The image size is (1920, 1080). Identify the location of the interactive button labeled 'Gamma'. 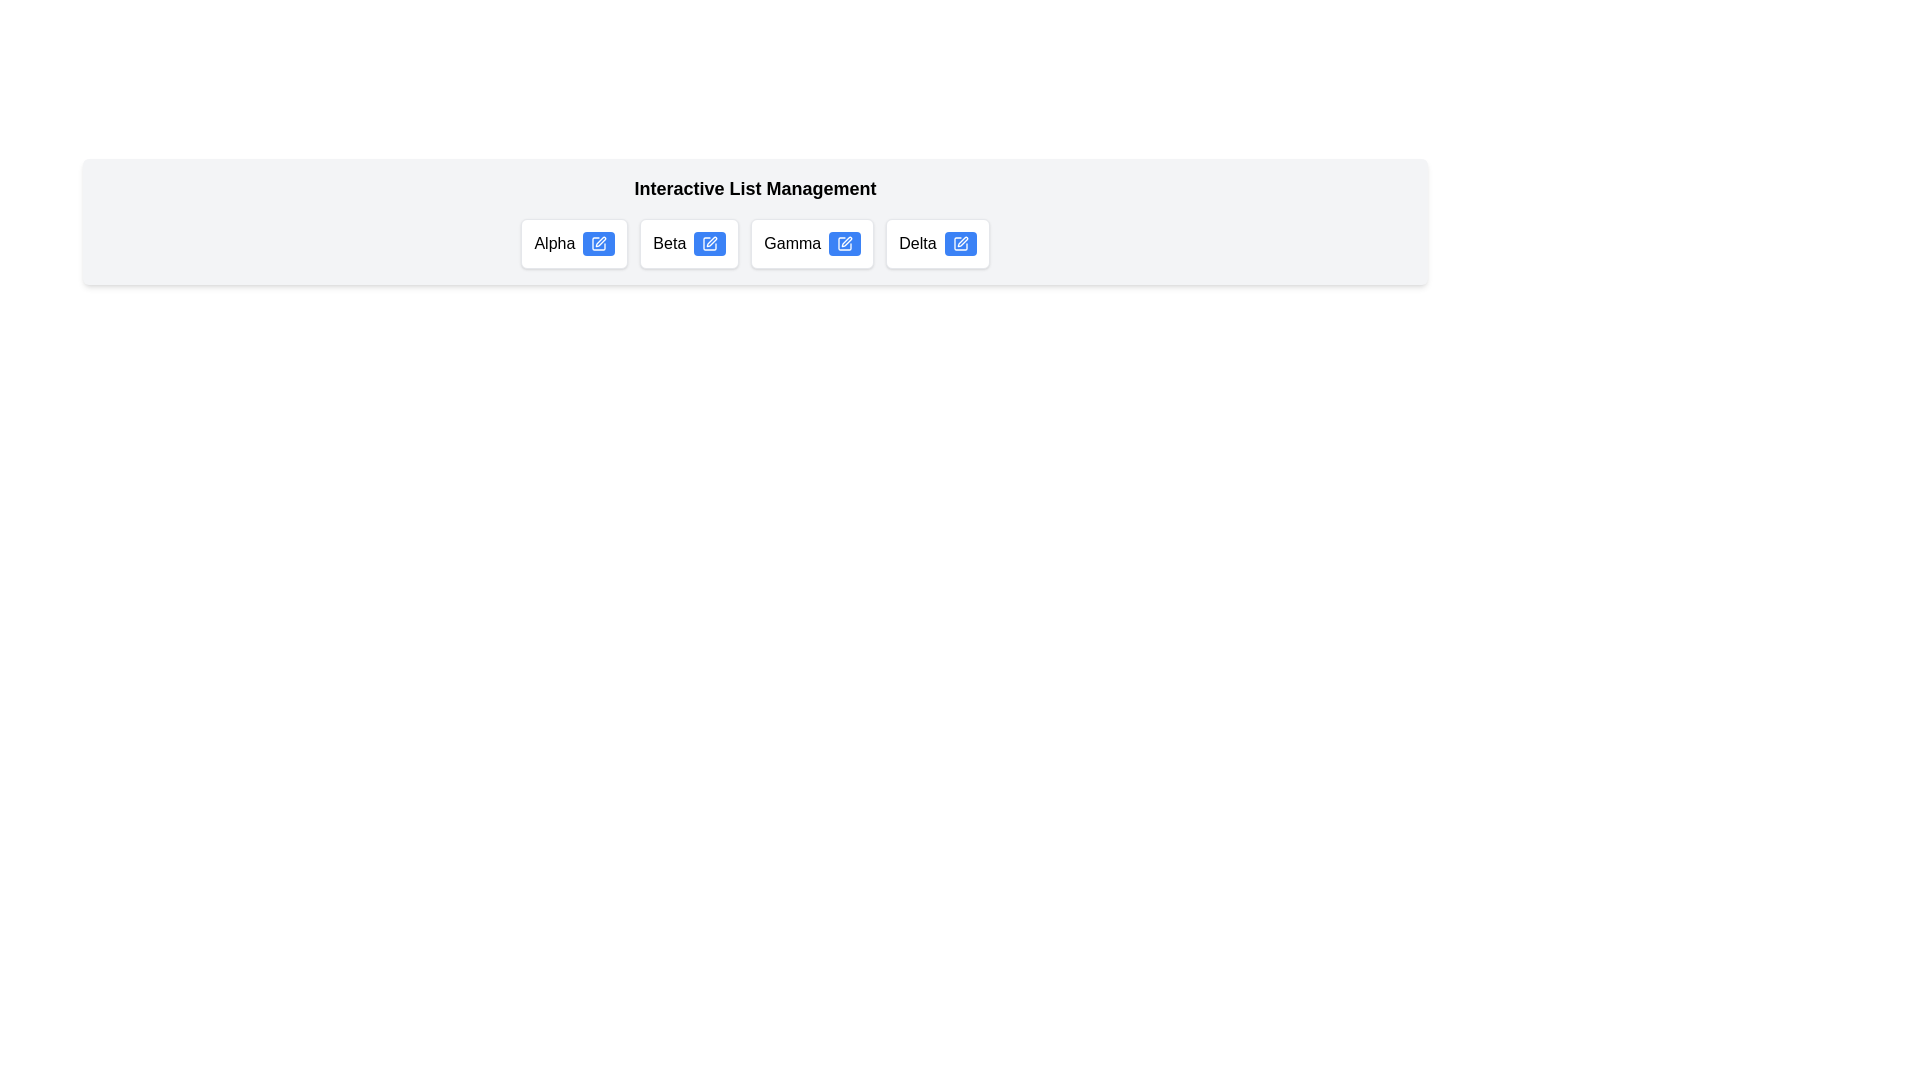
(845, 242).